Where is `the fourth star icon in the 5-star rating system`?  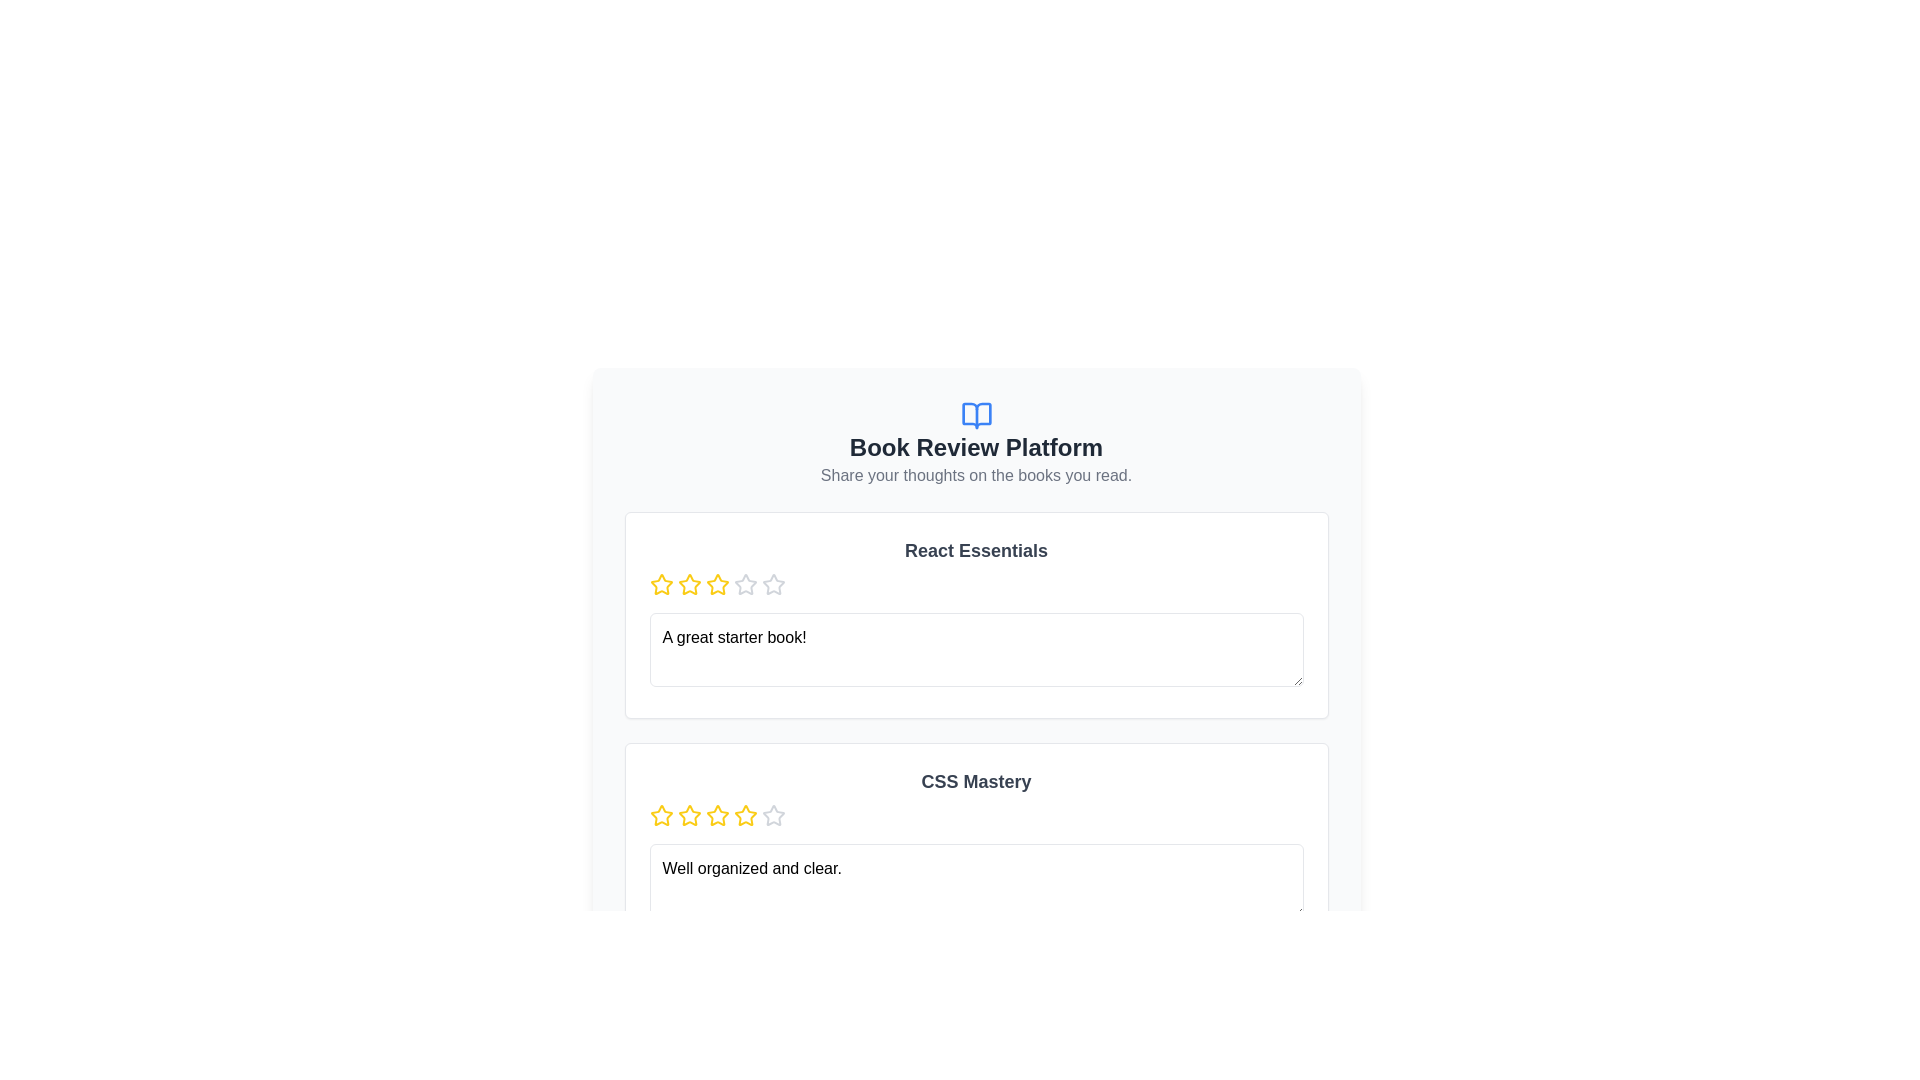 the fourth star icon in the 5-star rating system is located at coordinates (772, 815).